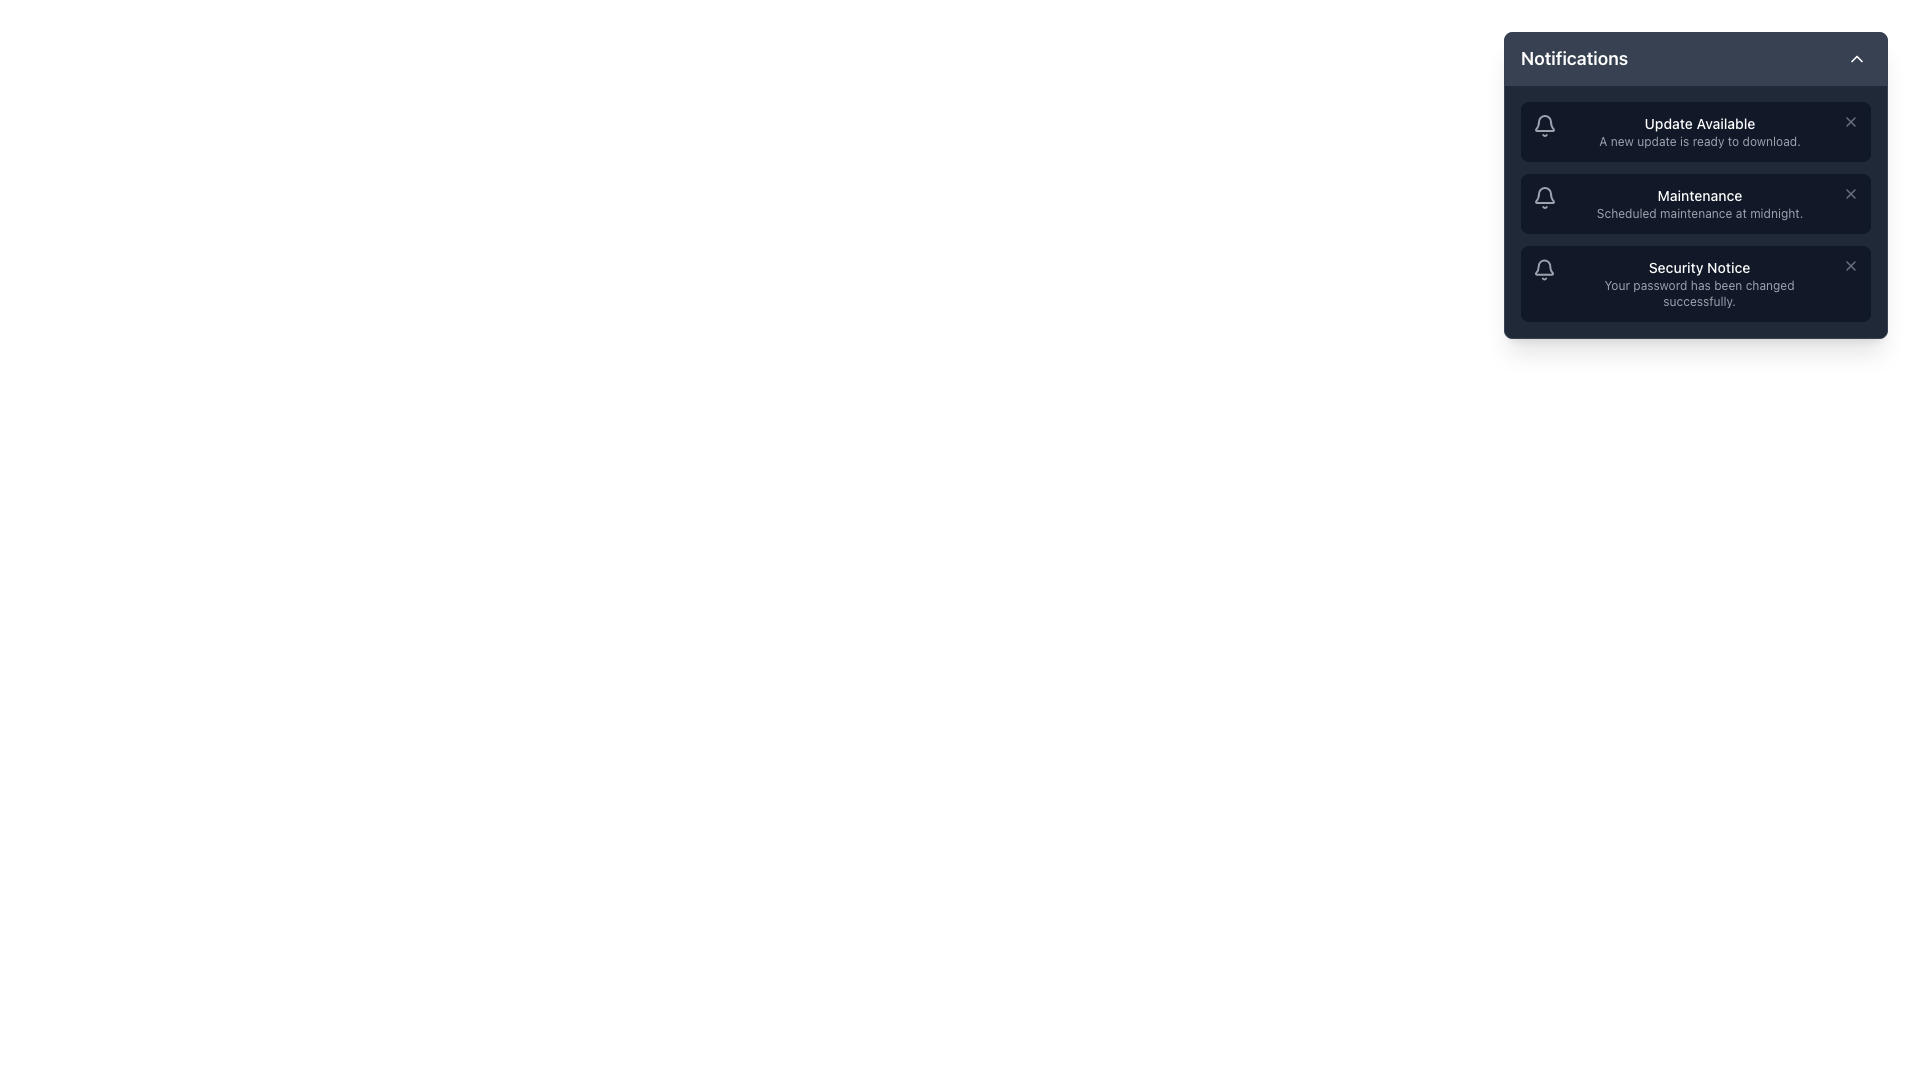 The width and height of the screenshot is (1920, 1080). Describe the element at coordinates (1698, 196) in the screenshot. I see `the Text label that provides the title for the second notification card in the notifications panel, located above the text 'Scheduled maintenance at midnight.'` at that location.